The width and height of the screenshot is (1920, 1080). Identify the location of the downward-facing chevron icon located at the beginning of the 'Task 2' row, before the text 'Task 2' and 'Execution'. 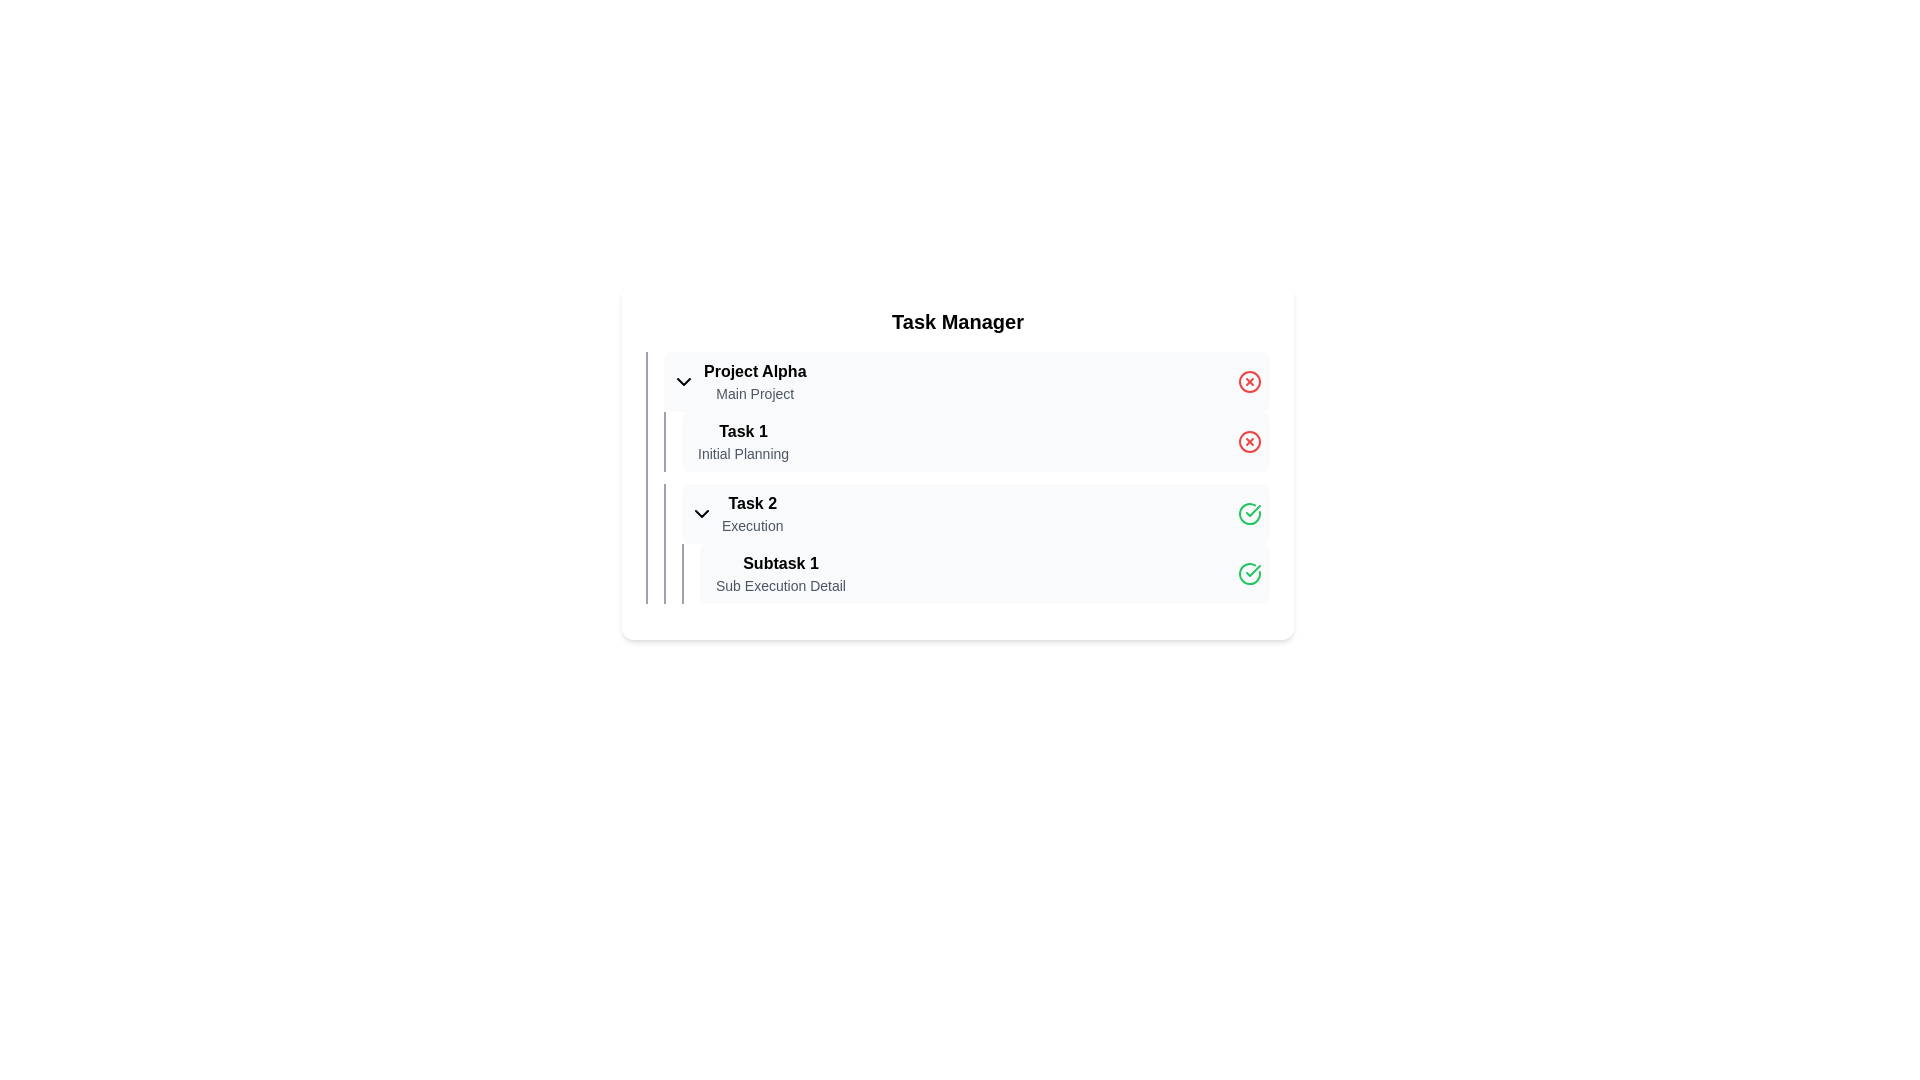
(701, 512).